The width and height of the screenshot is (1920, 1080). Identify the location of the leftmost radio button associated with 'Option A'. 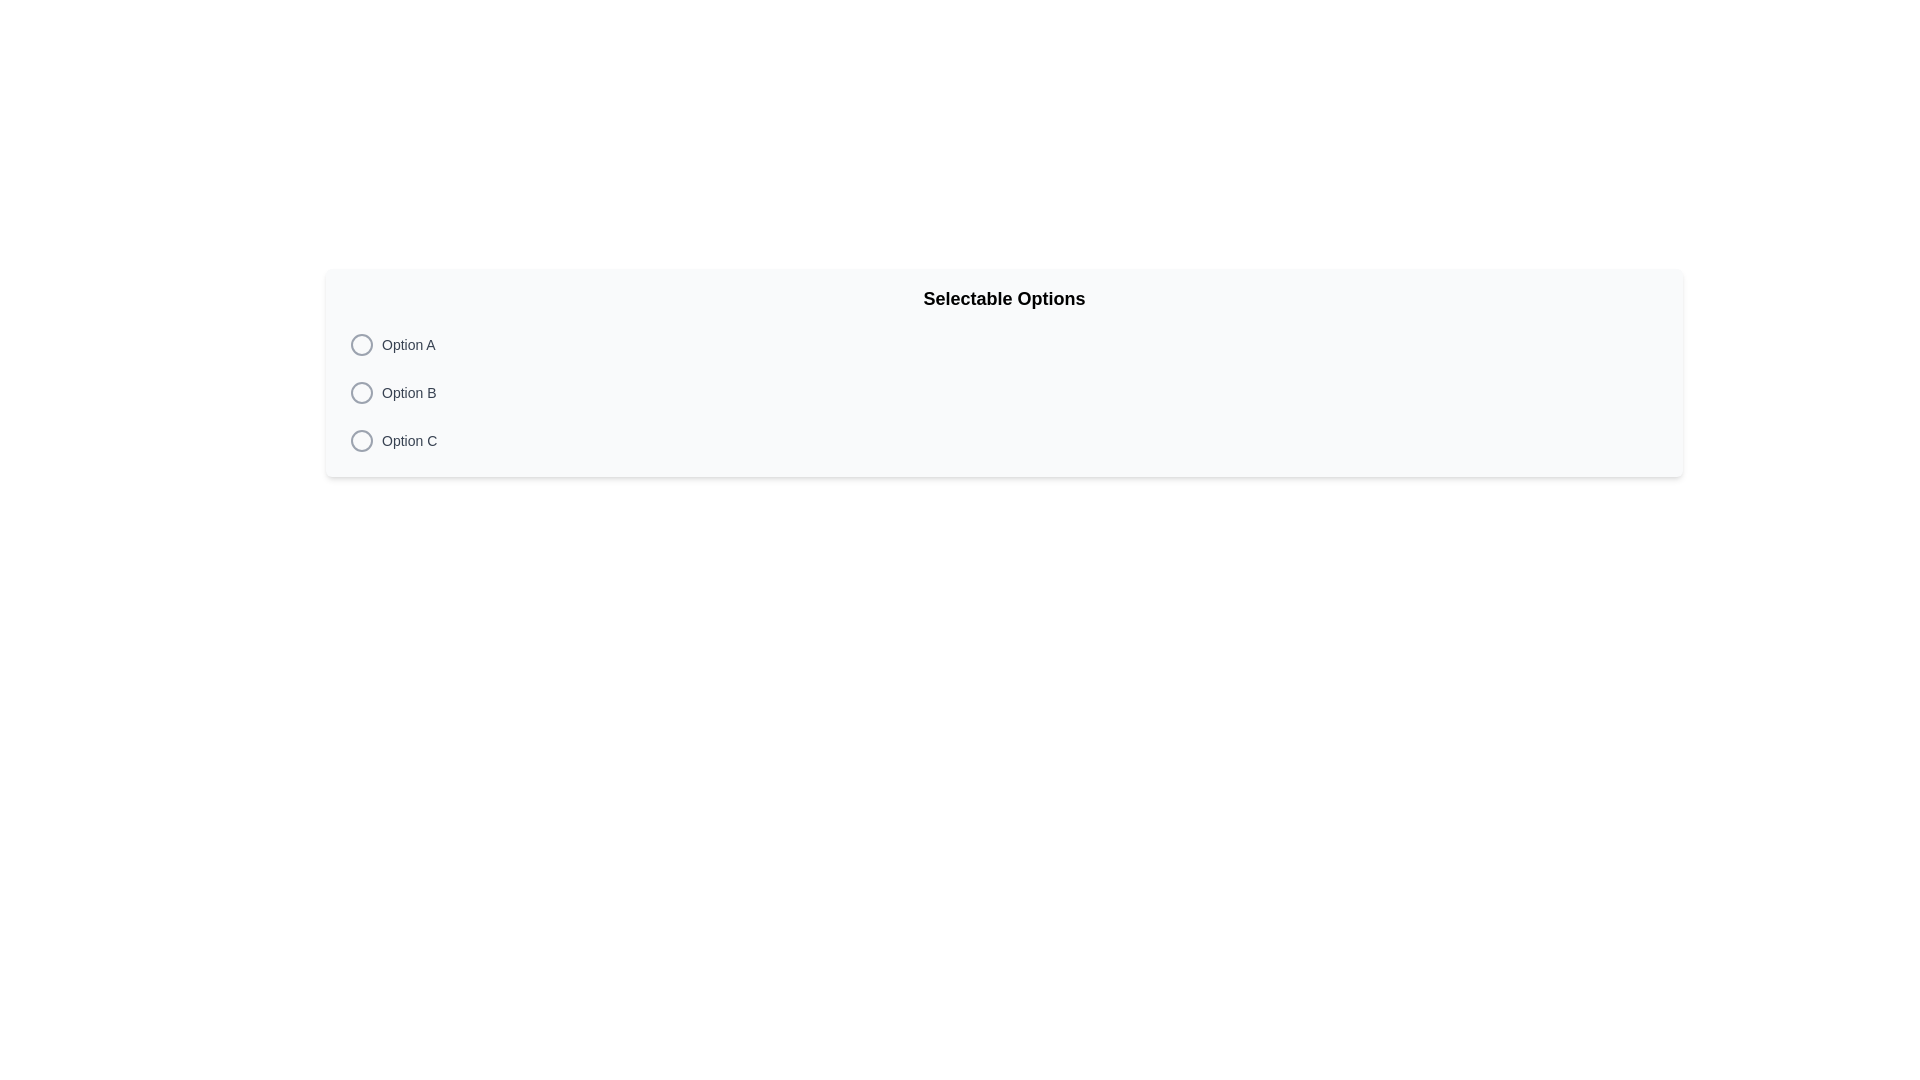
(361, 343).